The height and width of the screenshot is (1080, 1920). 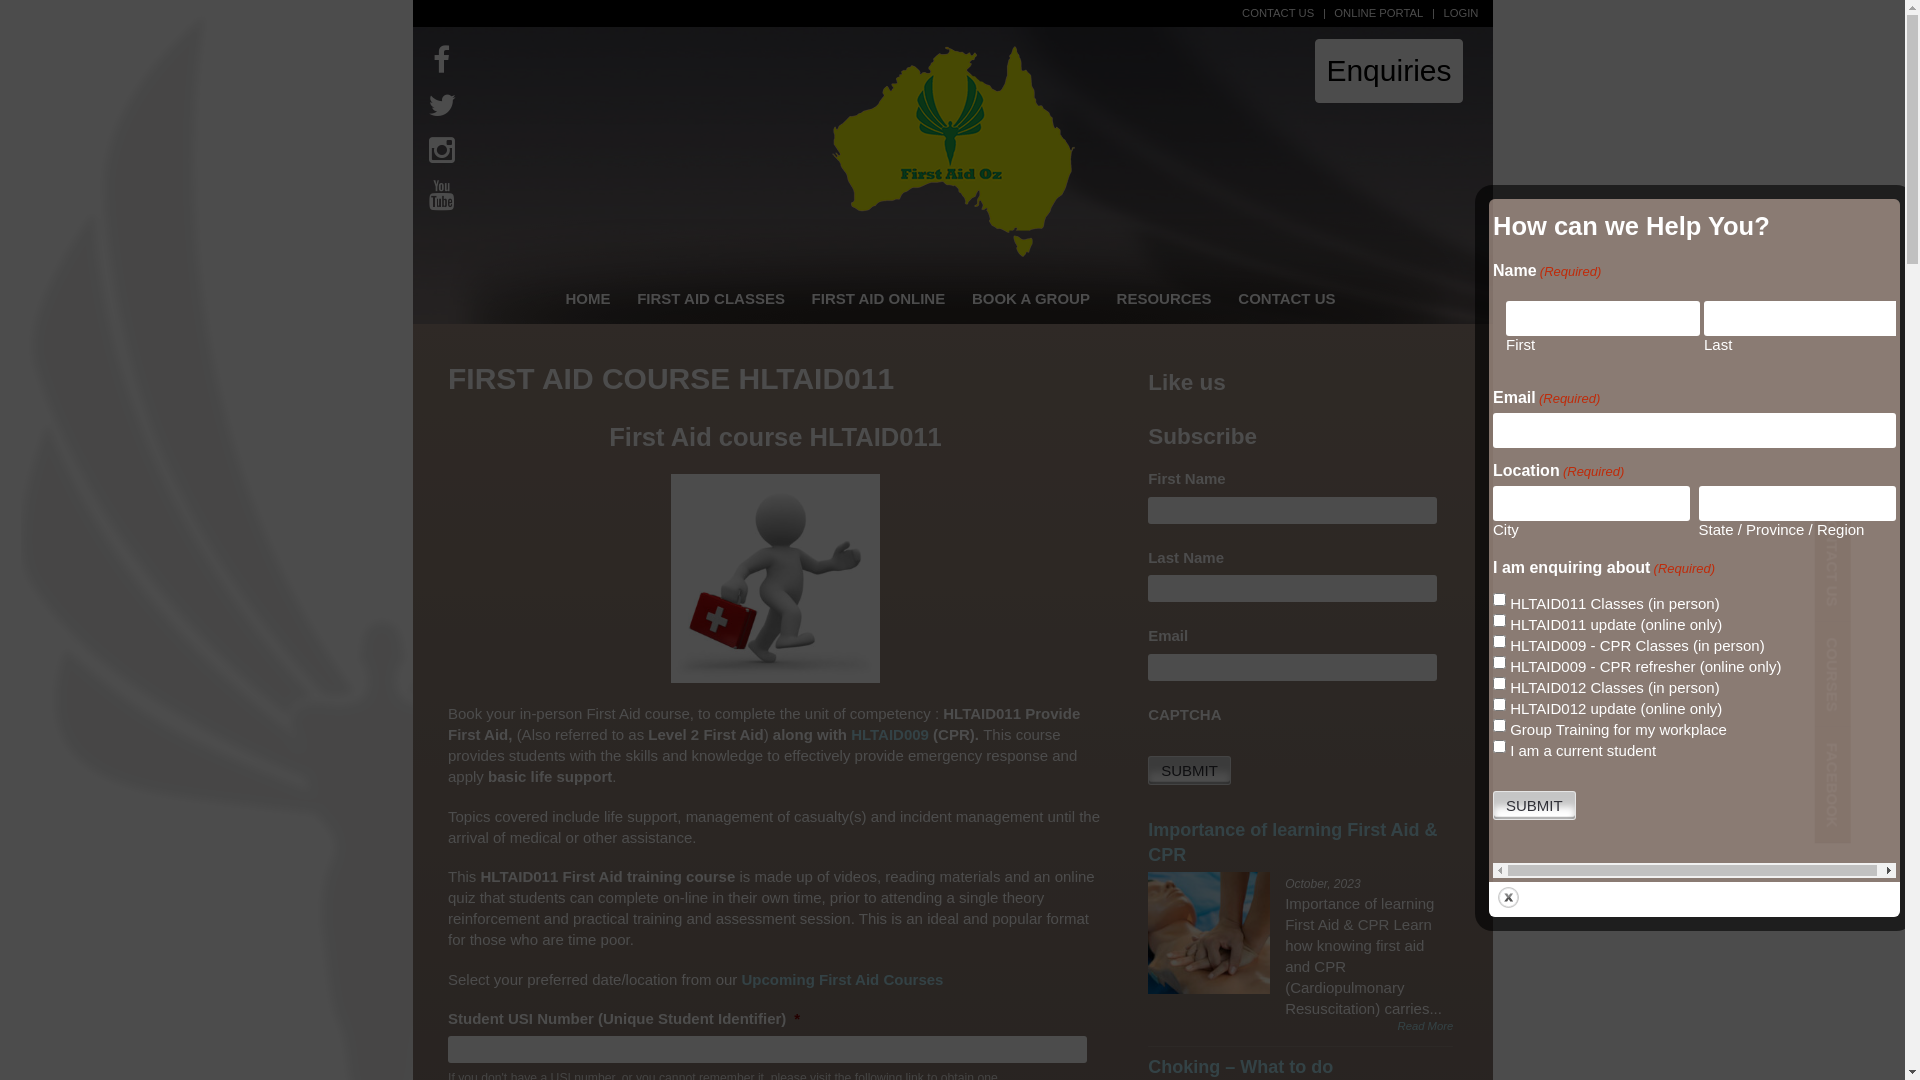 I want to click on 'FIRST AID CLASSES', so click(x=710, y=297).